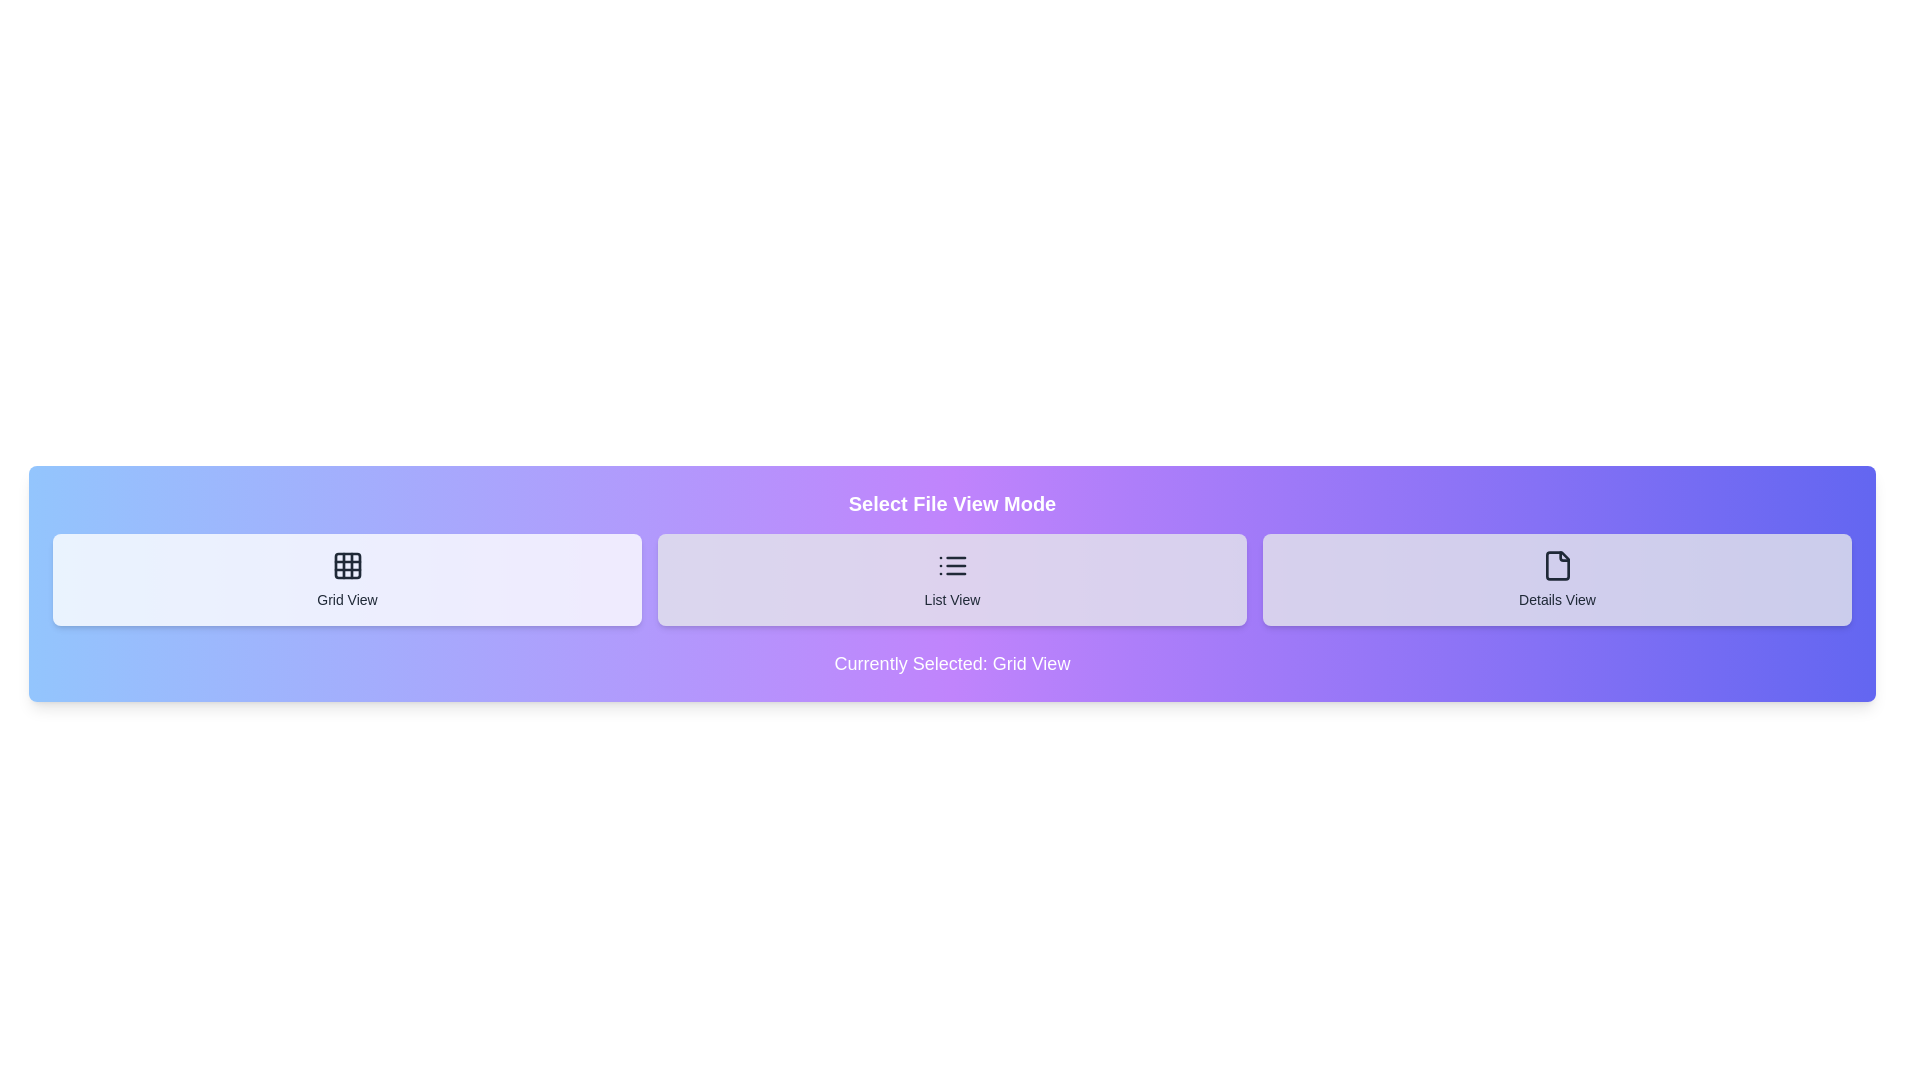  I want to click on the Details View button to observe its hover effect, so click(1556, 579).